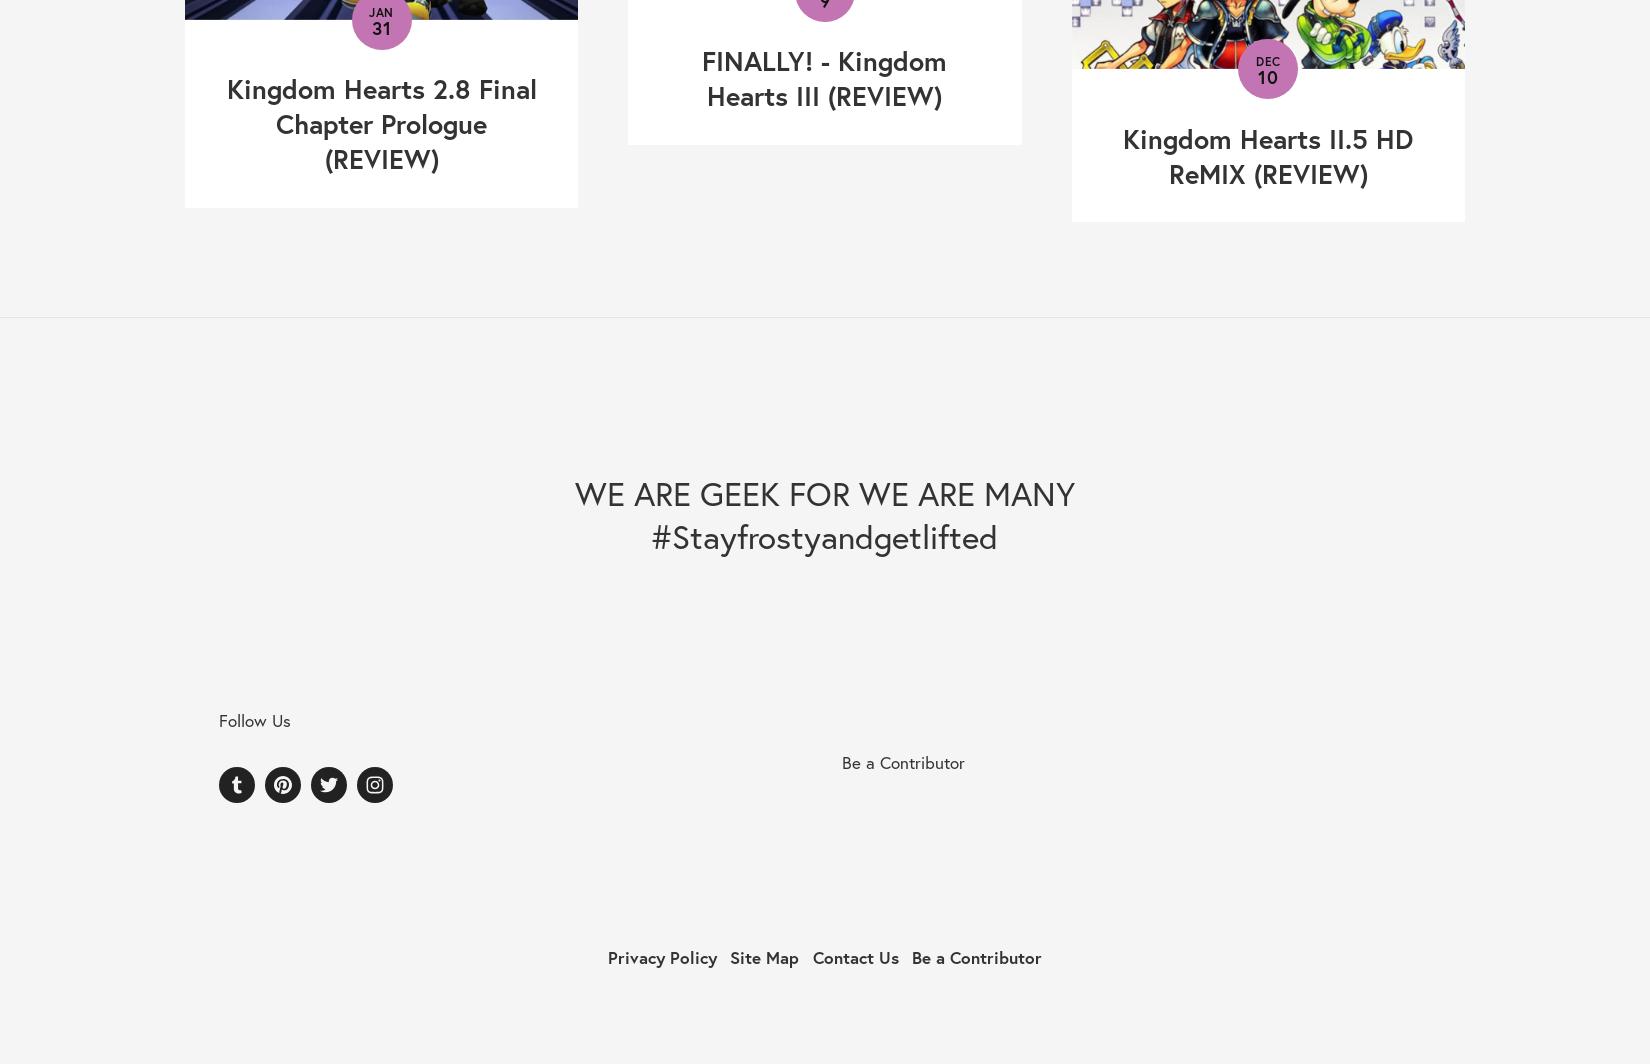 The height and width of the screenshot is (1064, 1650). Describe the element at coordinates (823, 77) in the screenshot. I see `'FINALLY! - Kingdom Hearts III (REVIEW)'` at that location.